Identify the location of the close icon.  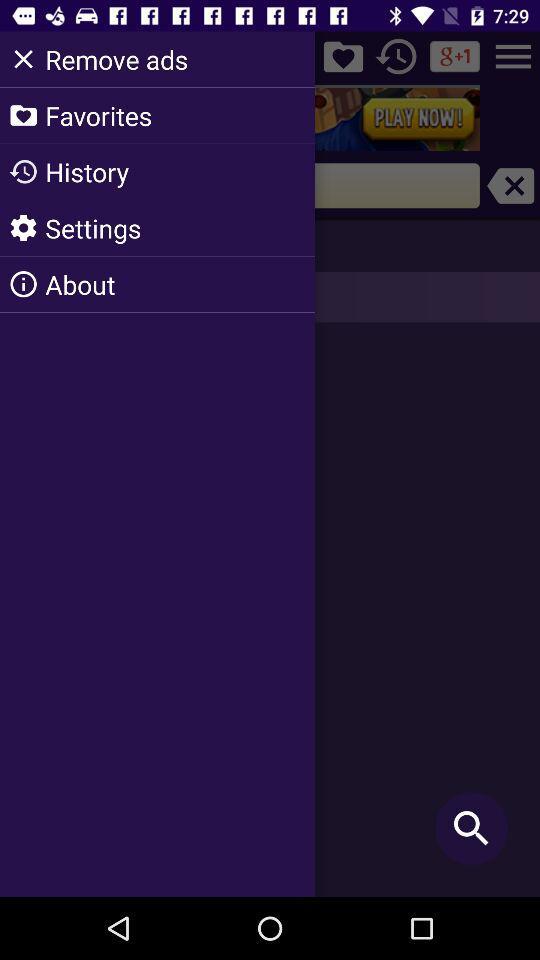
(510, 185).